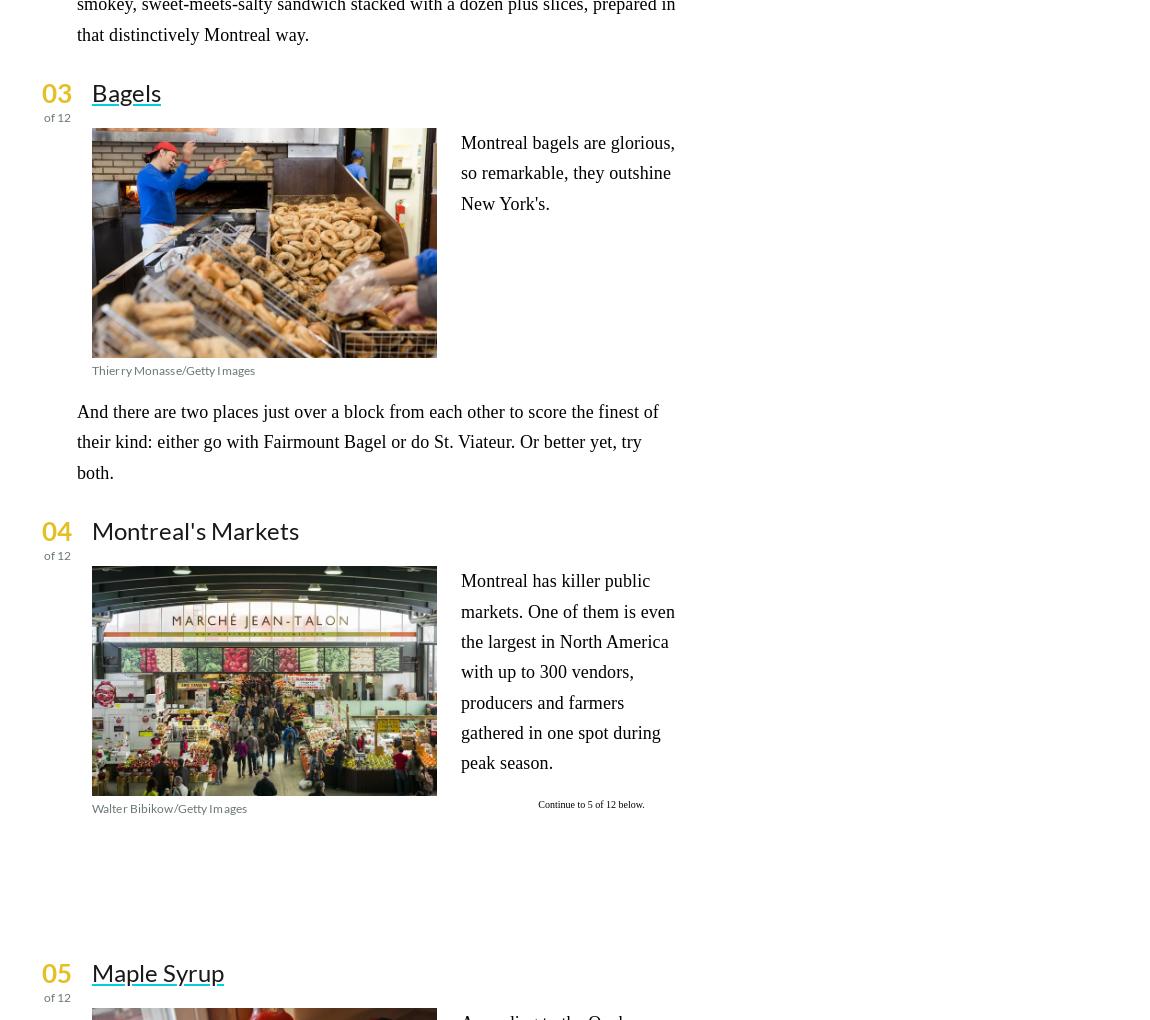  Describe the element at coordinates (567, 671) in the screenshot. I see `'Montreal has killer public markets. One of them is even the largest in North America with up to 300 vendors, producers and farmers gathered in one spot during peak season.'` at that location.